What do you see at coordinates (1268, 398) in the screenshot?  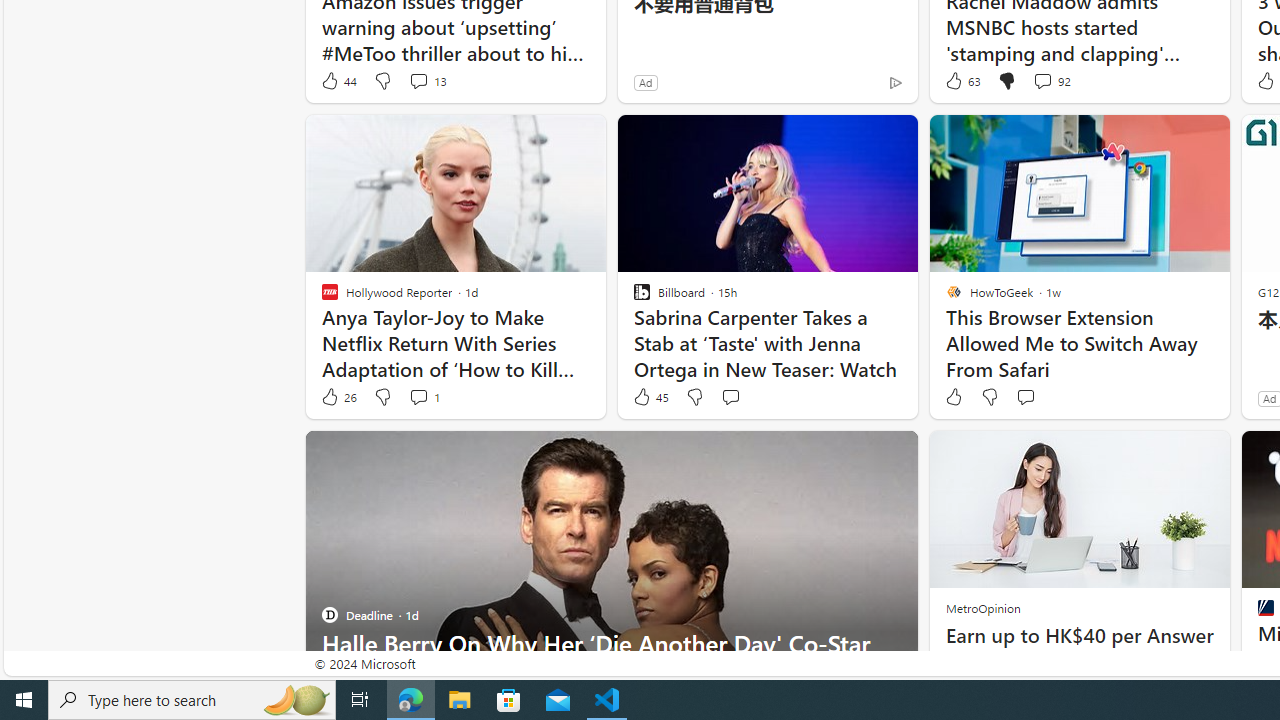 I see `'Ad'` at bounding box center [1268, 398].